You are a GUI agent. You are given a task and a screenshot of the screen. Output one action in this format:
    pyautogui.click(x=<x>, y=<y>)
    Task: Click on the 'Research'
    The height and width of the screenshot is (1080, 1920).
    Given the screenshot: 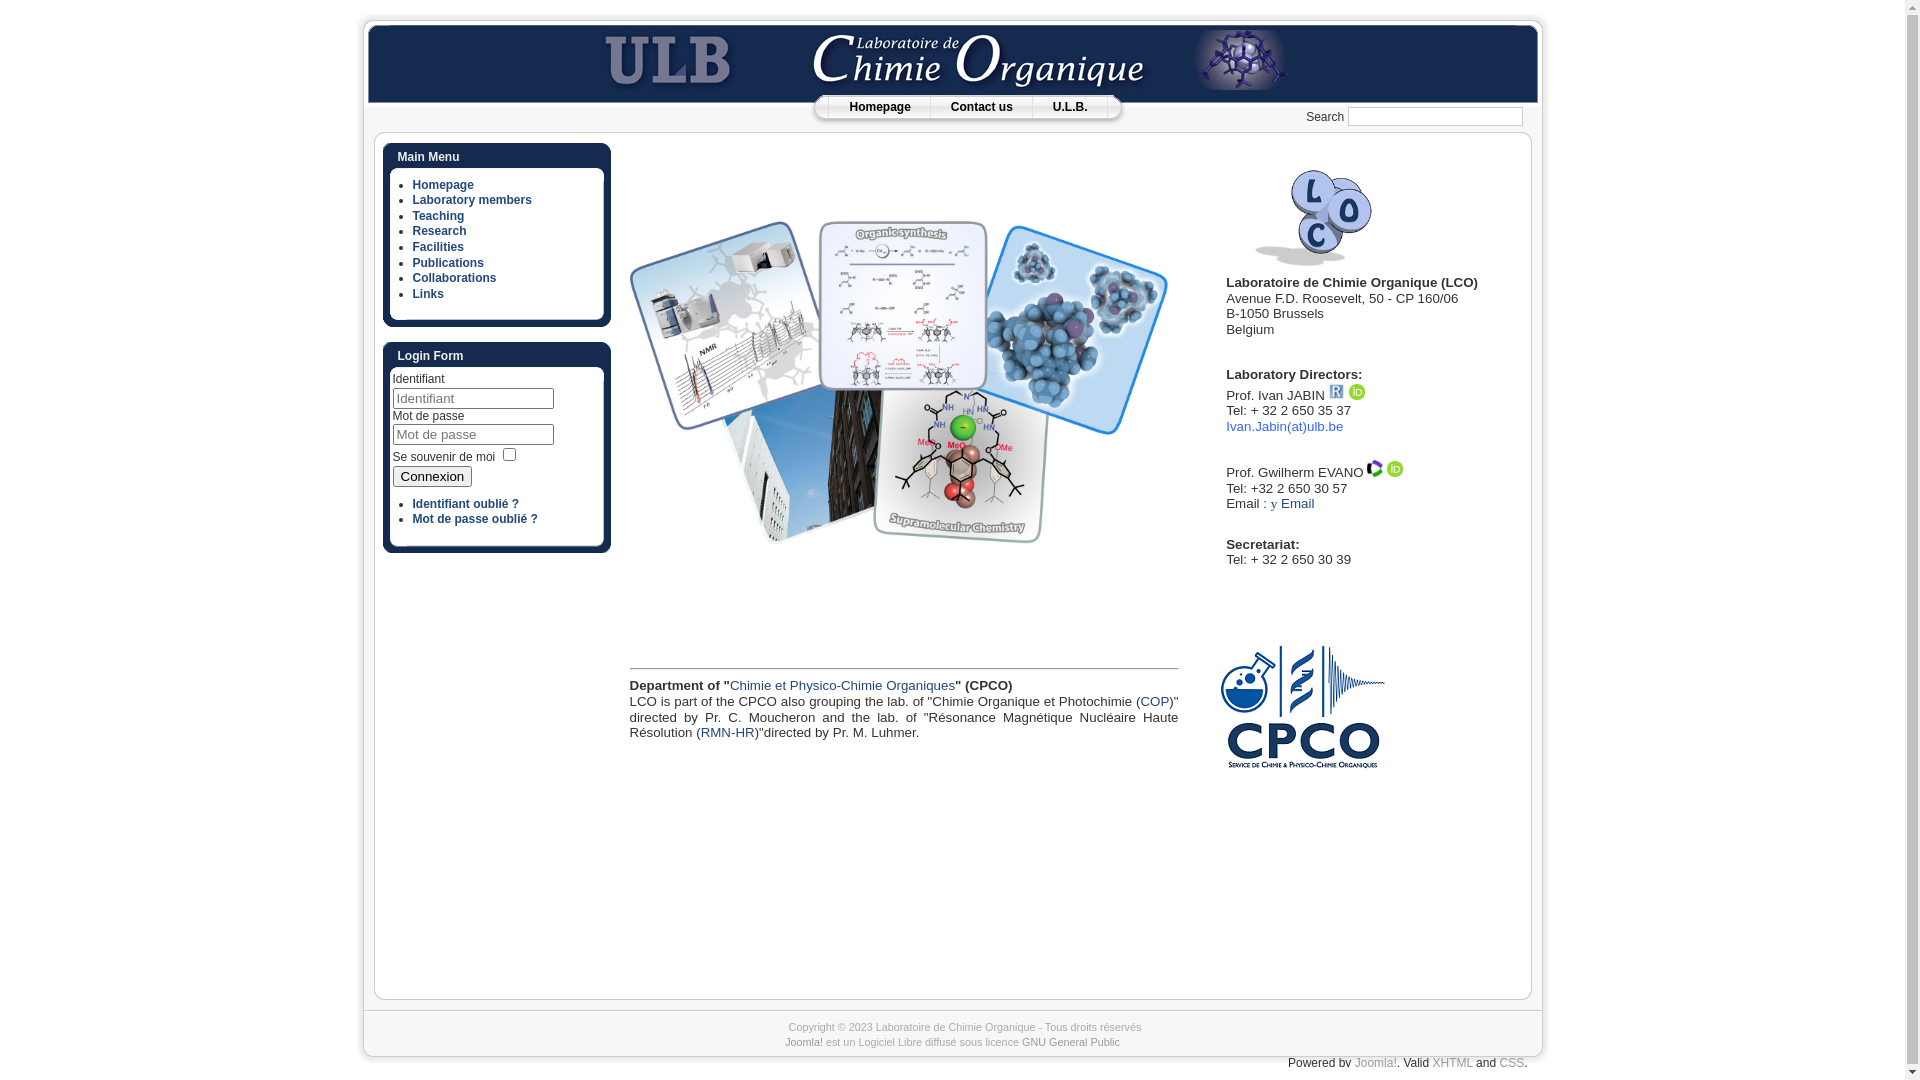 What is the action you would take?
    pyautogui.click(x=437, y=230)
    